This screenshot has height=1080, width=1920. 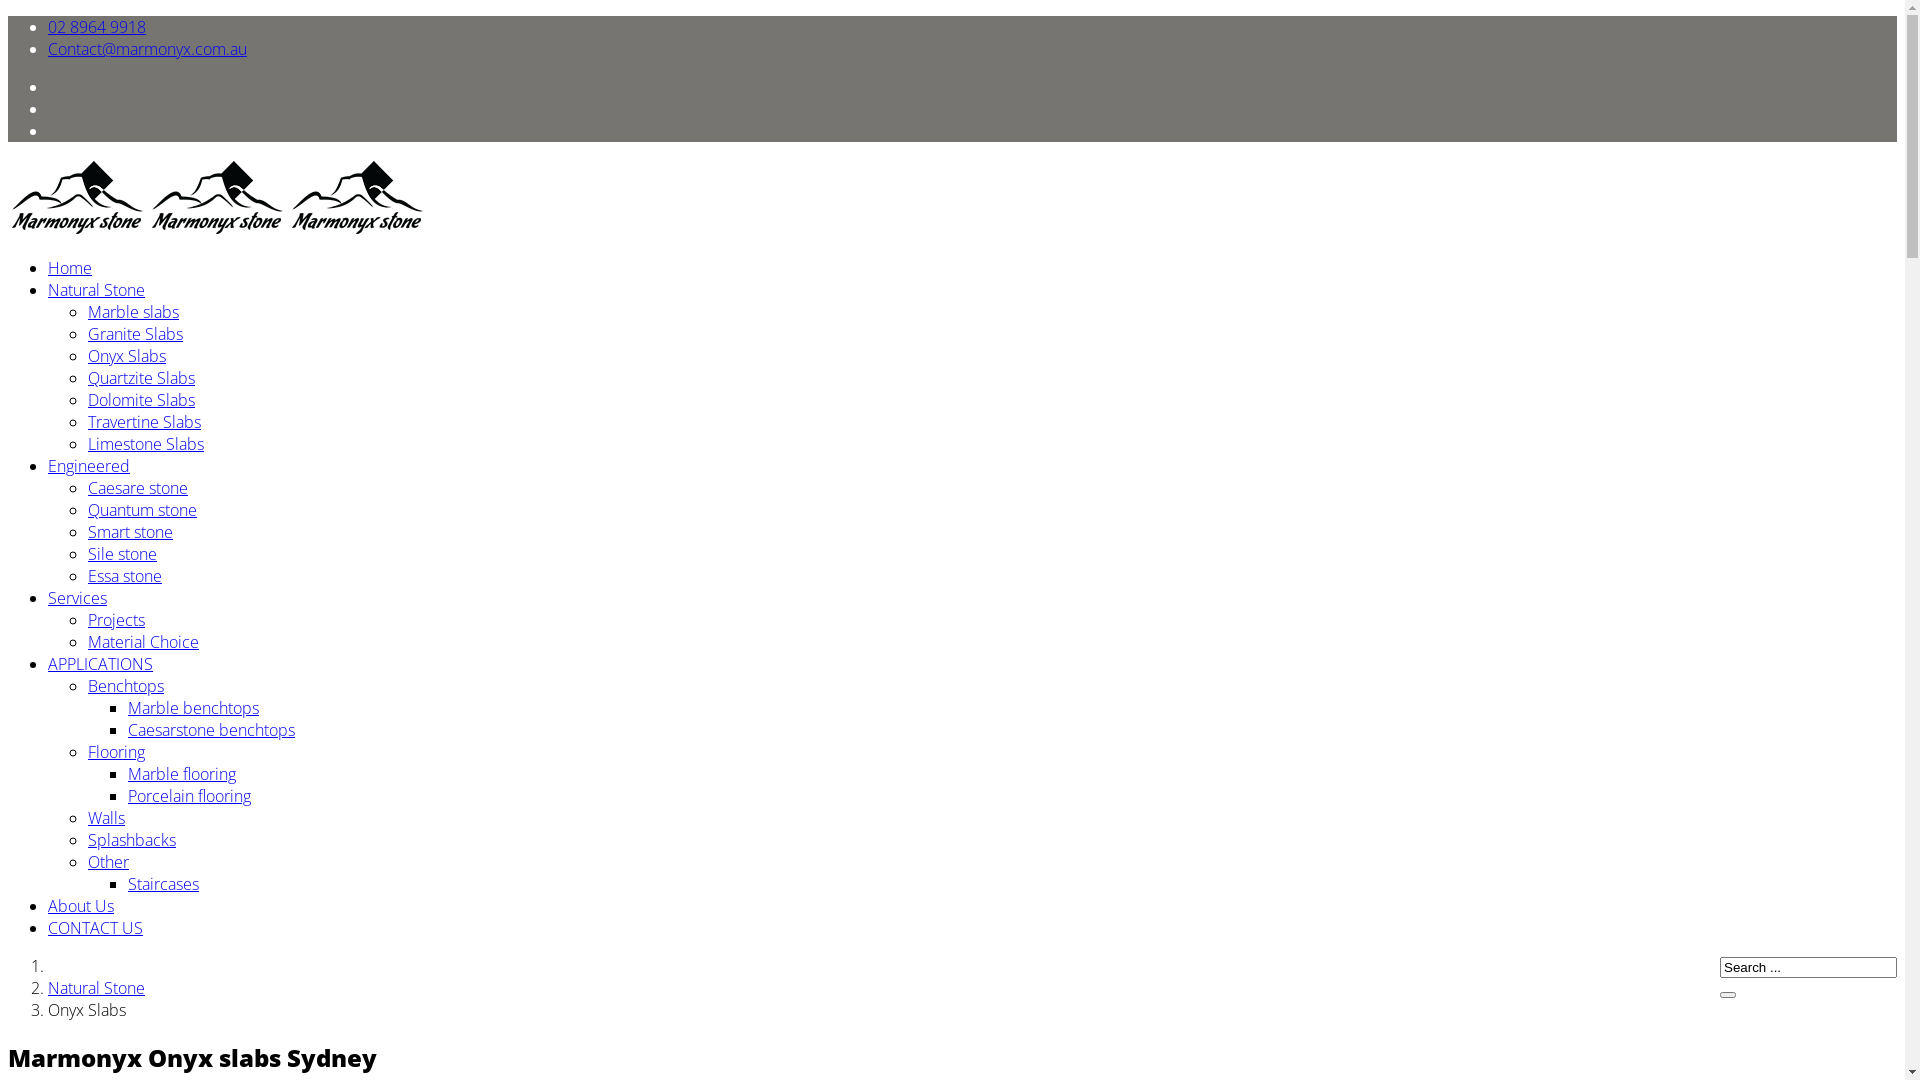 I want to click on 'Engineered', so click(x=88, y=466).